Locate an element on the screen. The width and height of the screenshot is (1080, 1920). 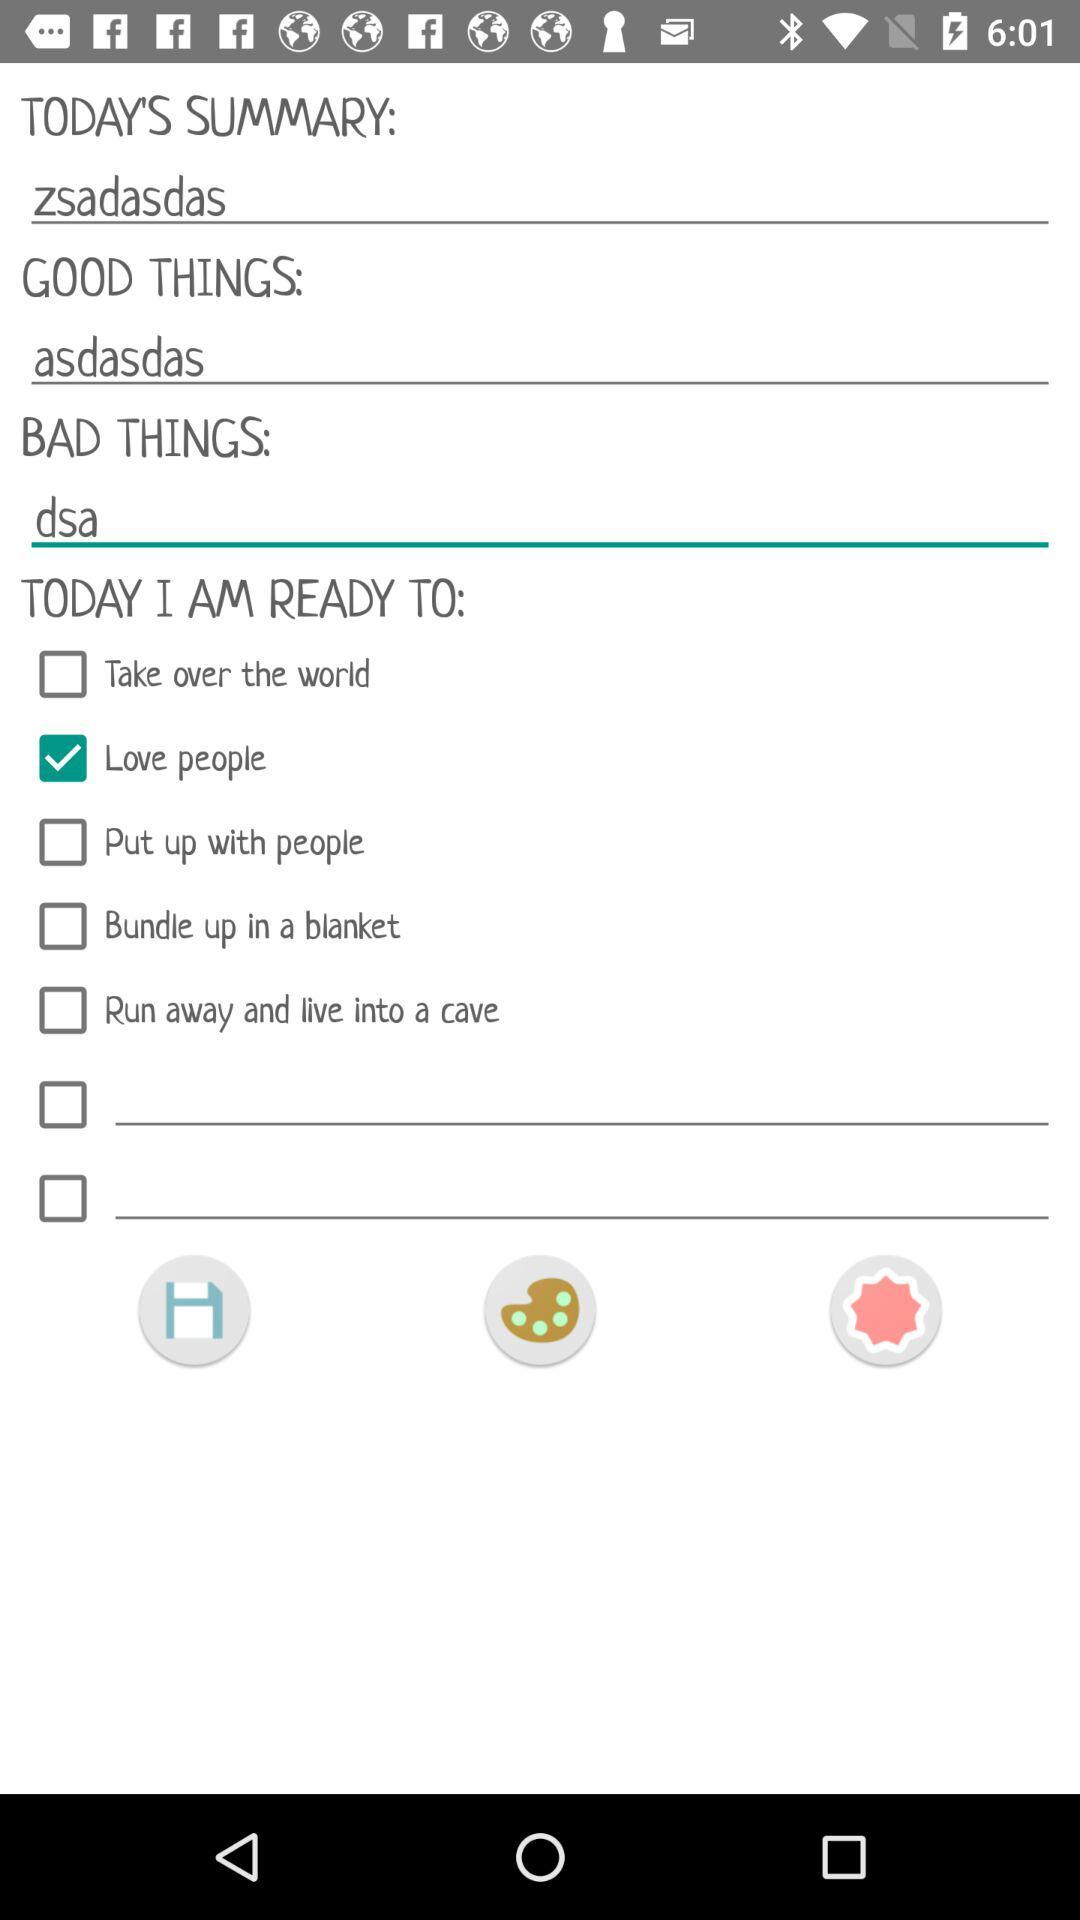
the zsadasdas is located at coordinates (540, 197).